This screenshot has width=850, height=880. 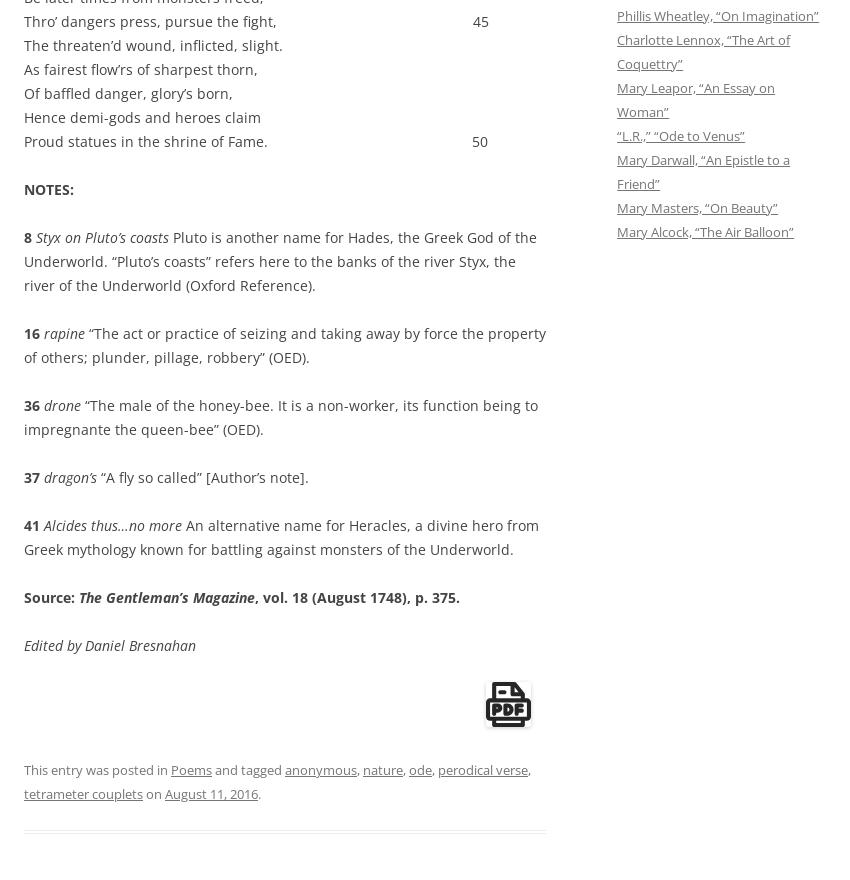 I want to click on 'Source:', so click(x=51, y=596).